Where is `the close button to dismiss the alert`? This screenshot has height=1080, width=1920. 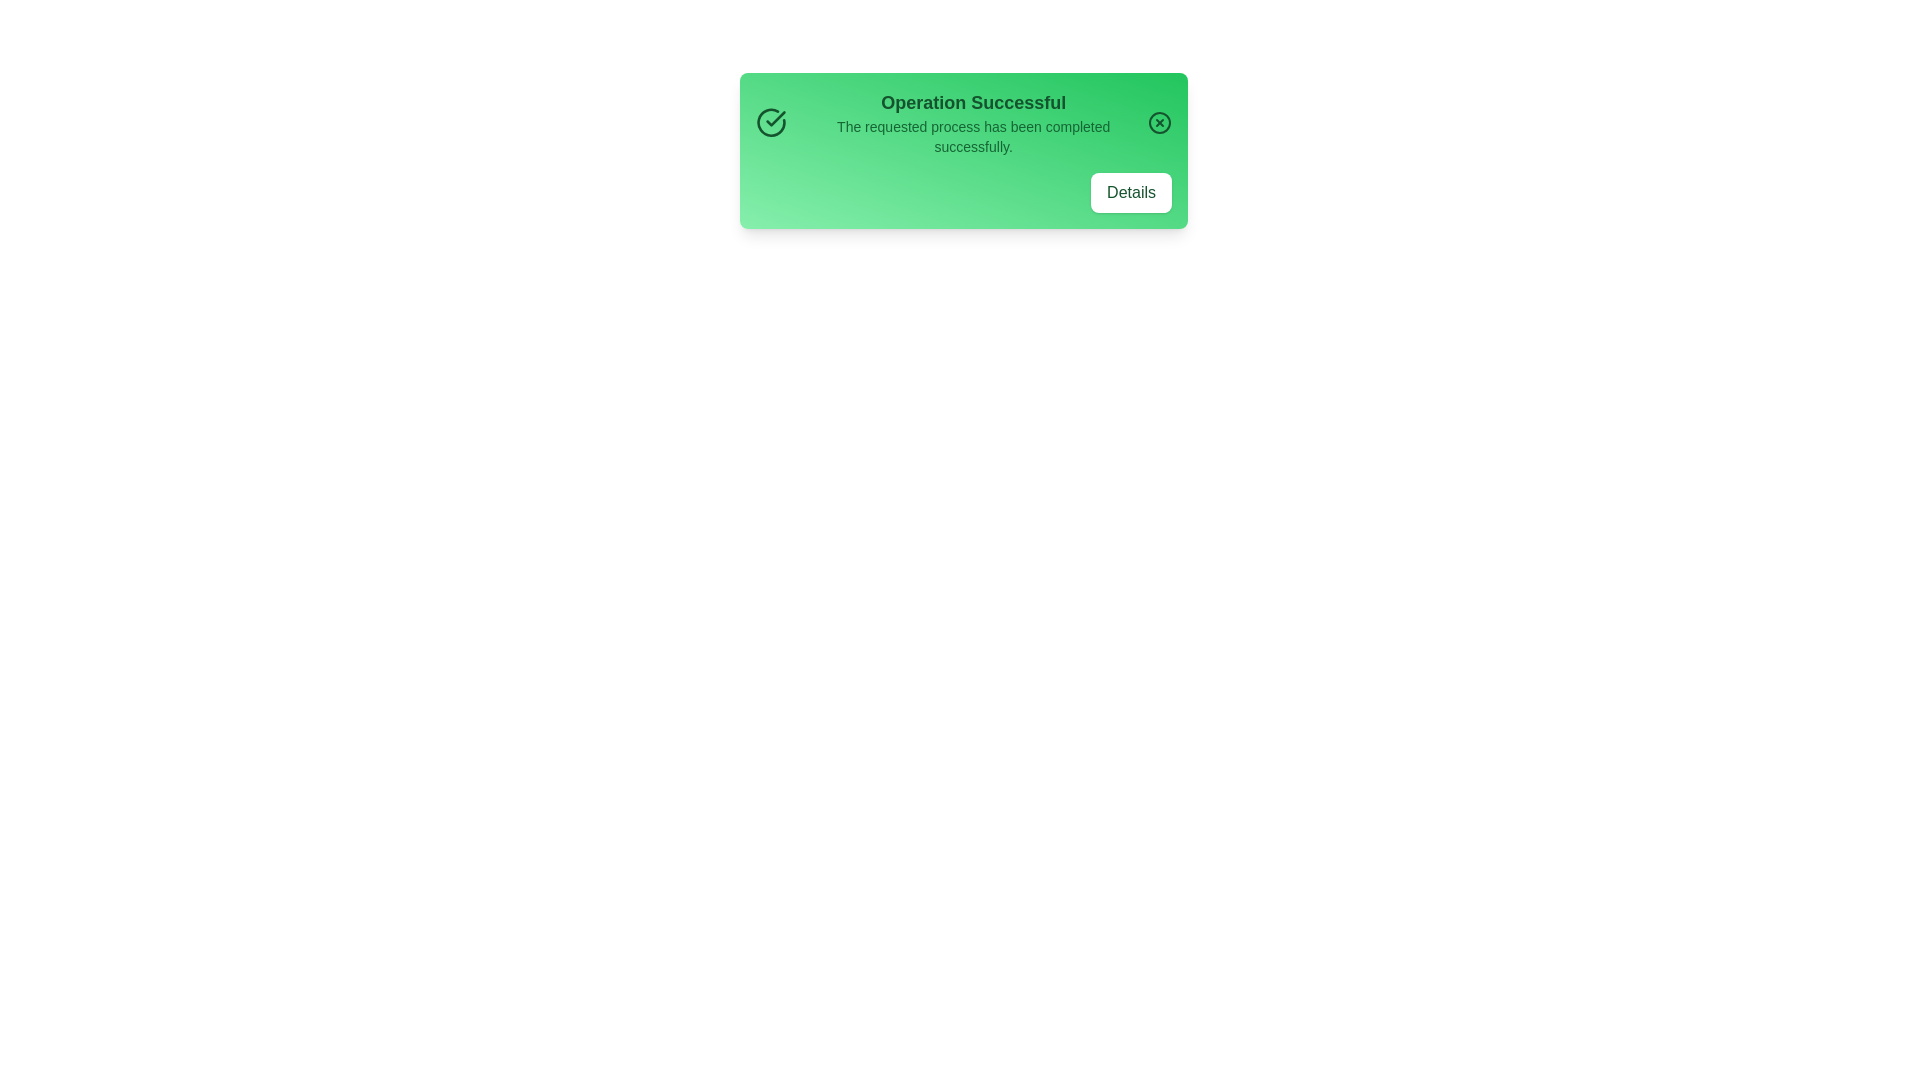 the close button to dismiss the alert is located at coordinates (1160, 123).